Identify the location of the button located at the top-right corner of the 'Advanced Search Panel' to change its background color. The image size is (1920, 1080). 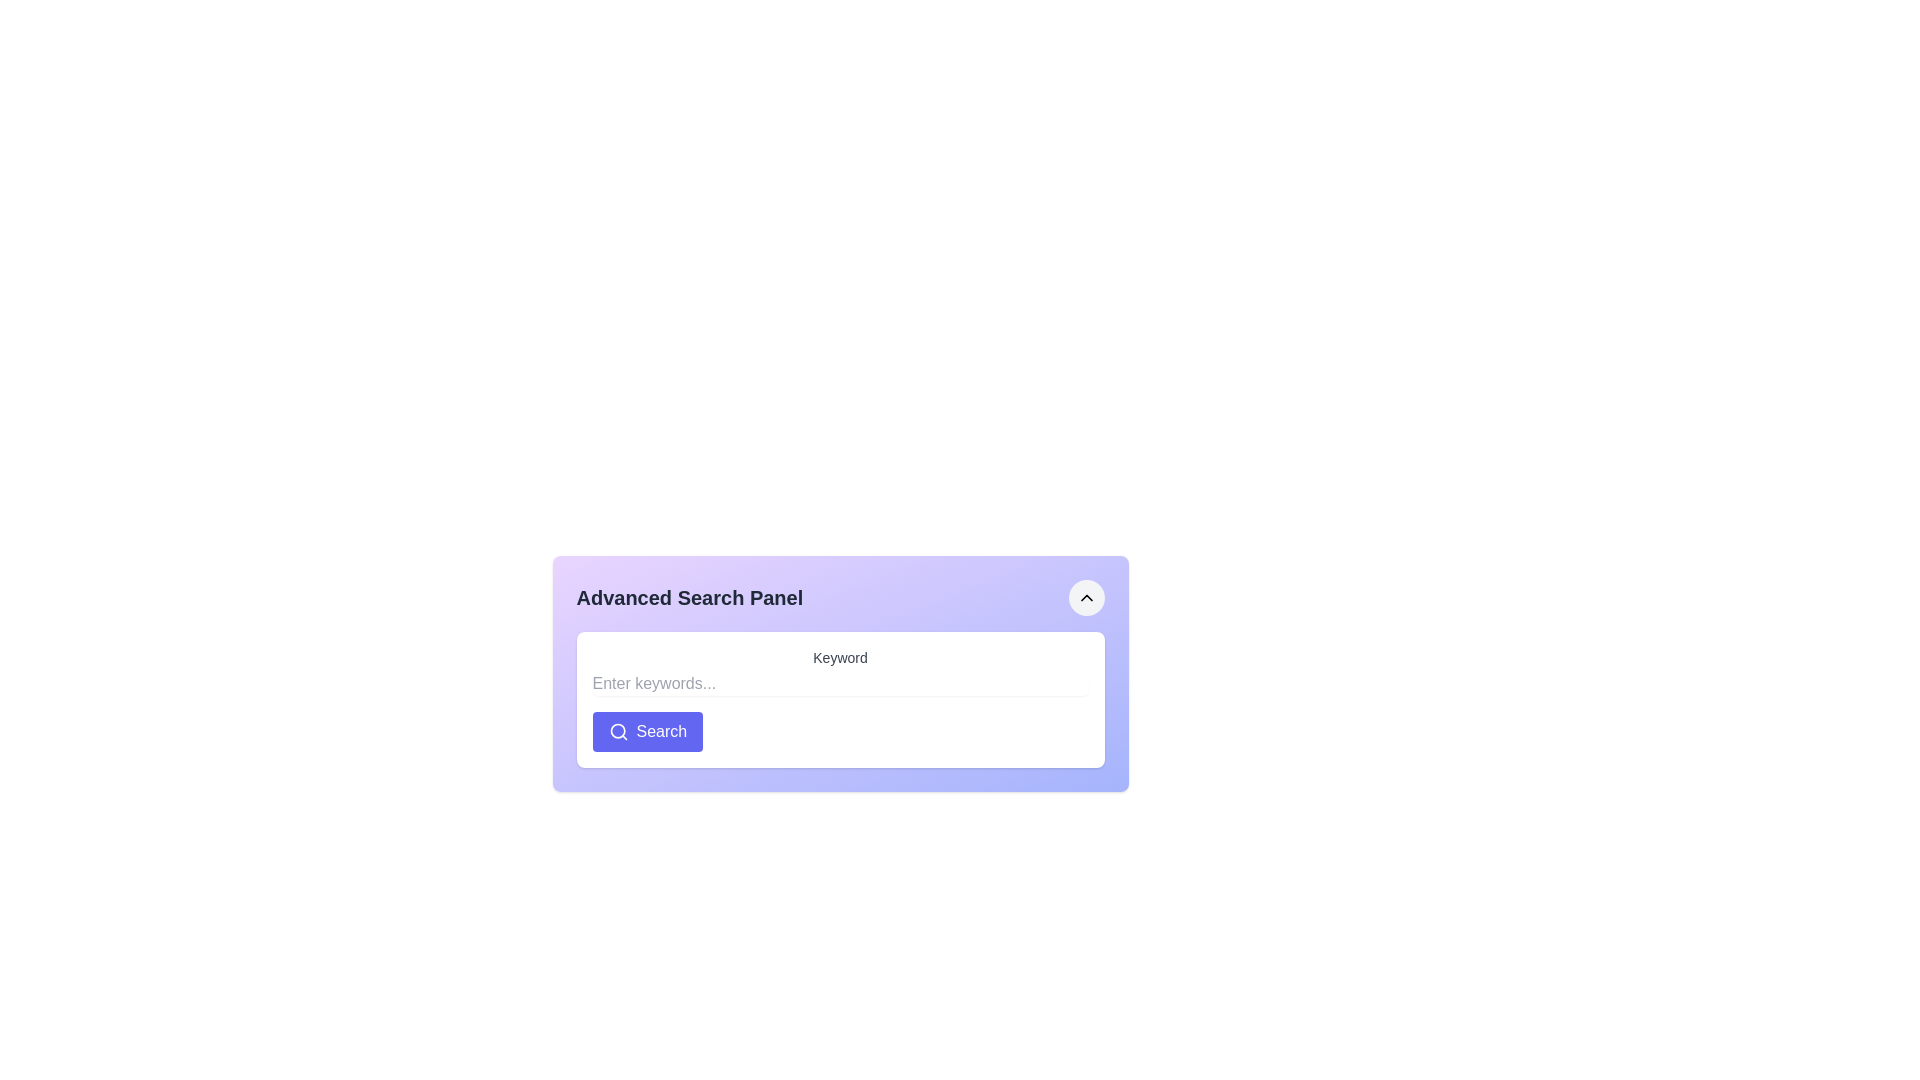
(1085, 596).